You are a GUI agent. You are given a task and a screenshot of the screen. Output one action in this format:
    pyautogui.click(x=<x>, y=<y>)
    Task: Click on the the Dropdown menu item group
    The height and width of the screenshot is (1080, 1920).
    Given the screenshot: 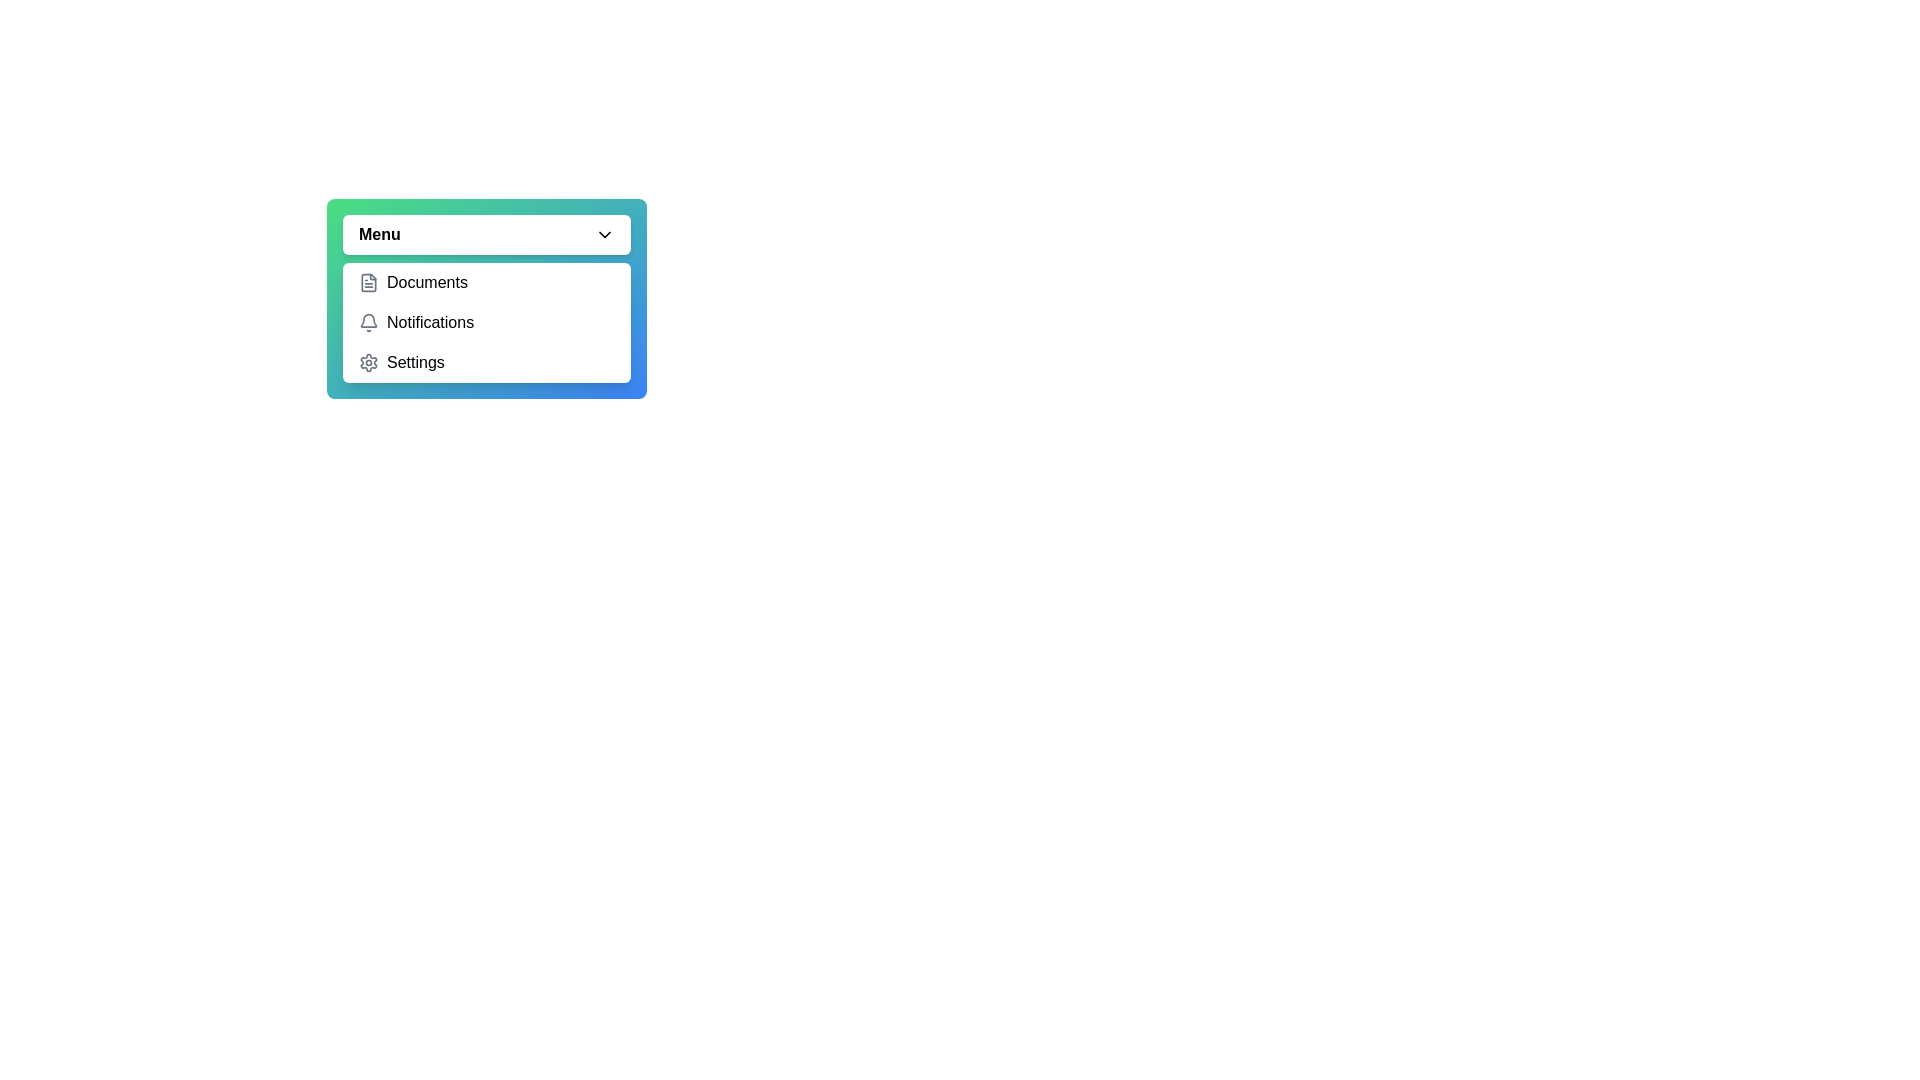 What is the action you would take?
    pyautogui.click(x=486, y=299)
    